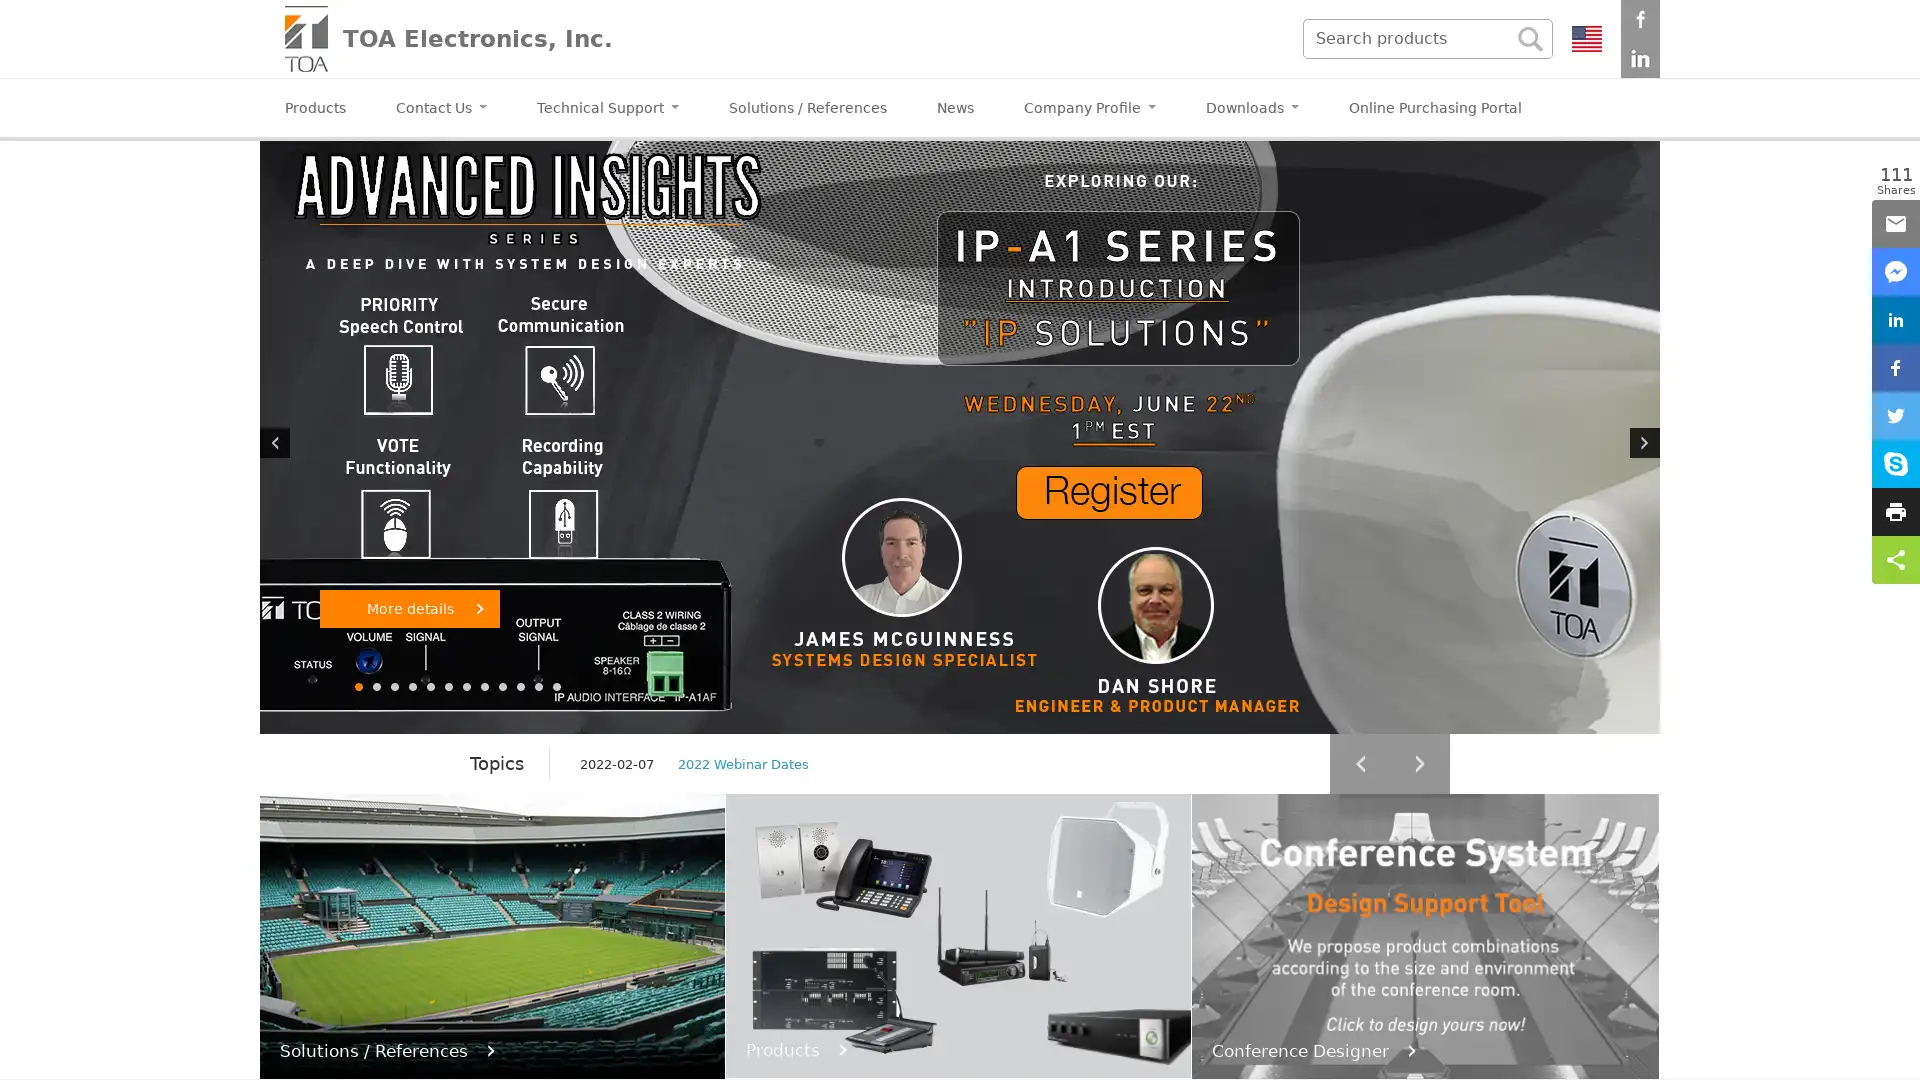  Describe the element at coordinates (378, 685) in the screenshot. I see `2` at that location.